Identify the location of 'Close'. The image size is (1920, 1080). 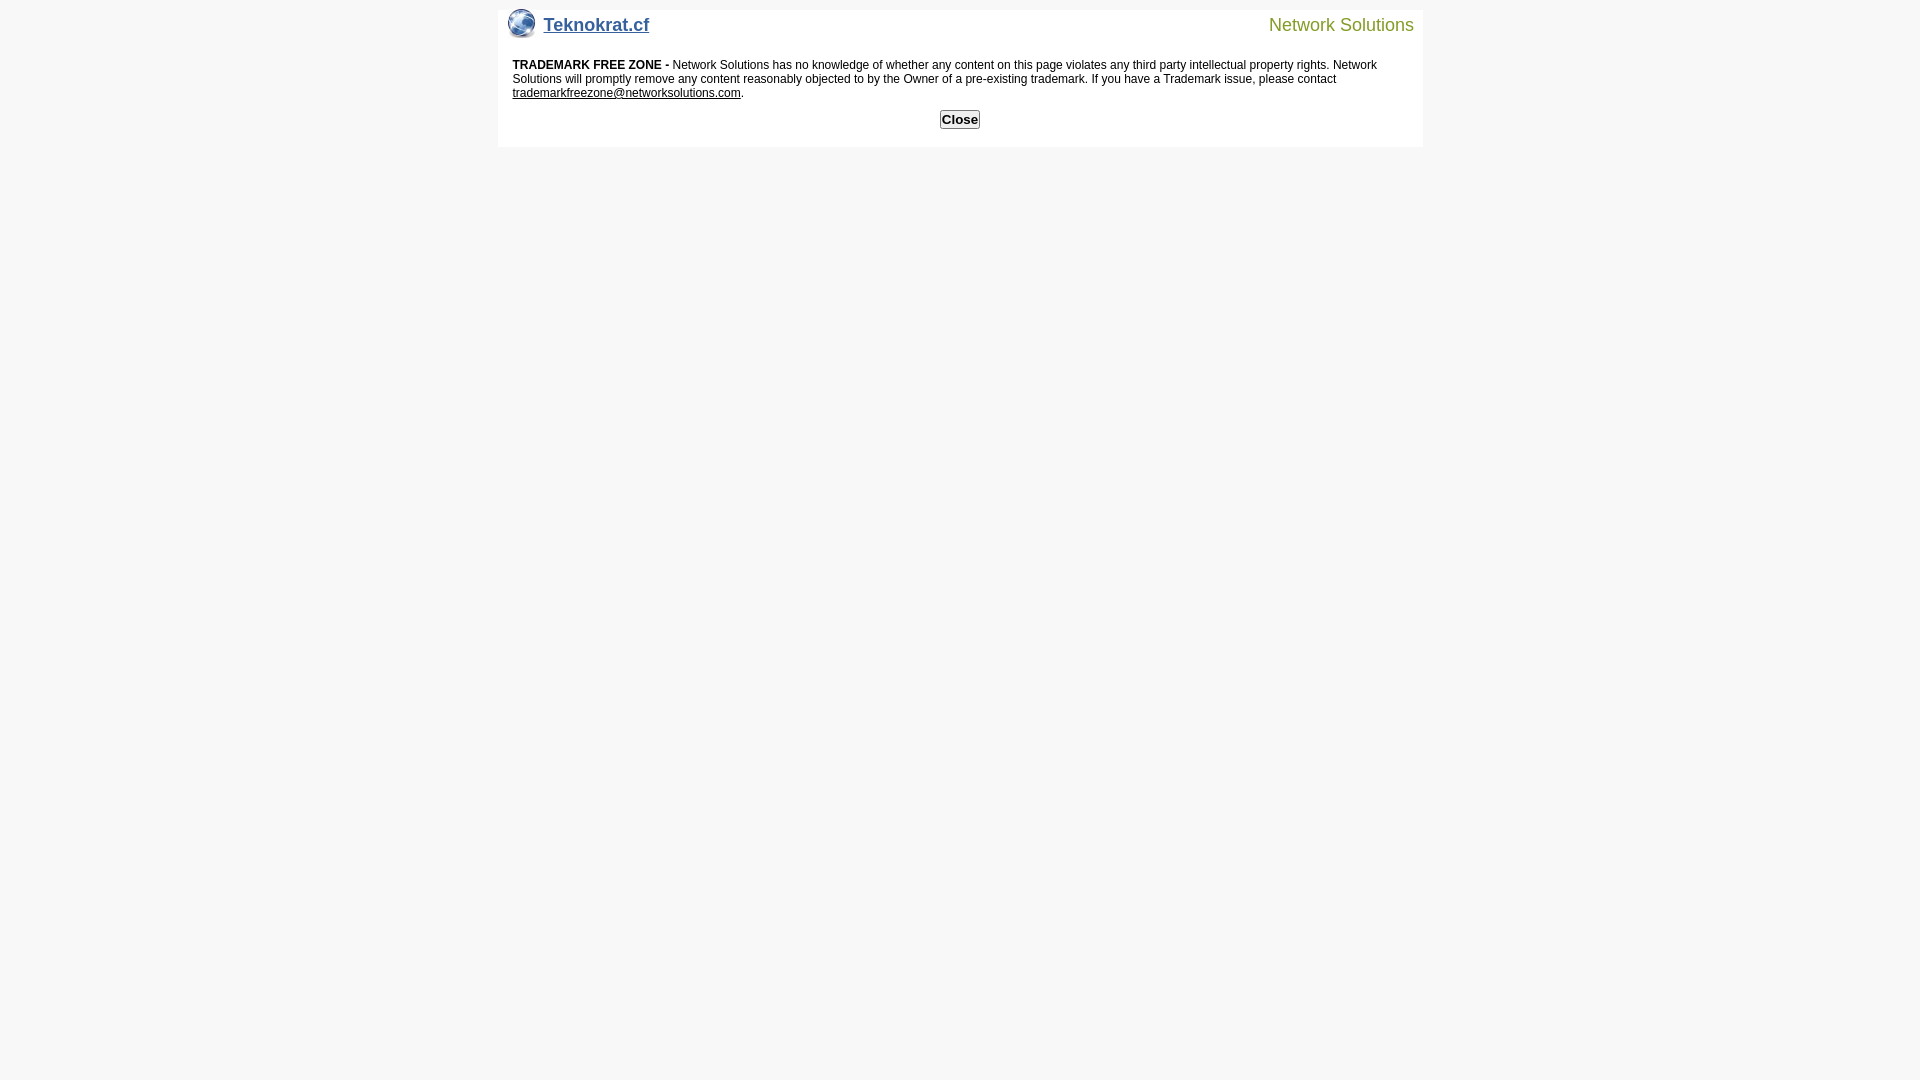
(960, 119).